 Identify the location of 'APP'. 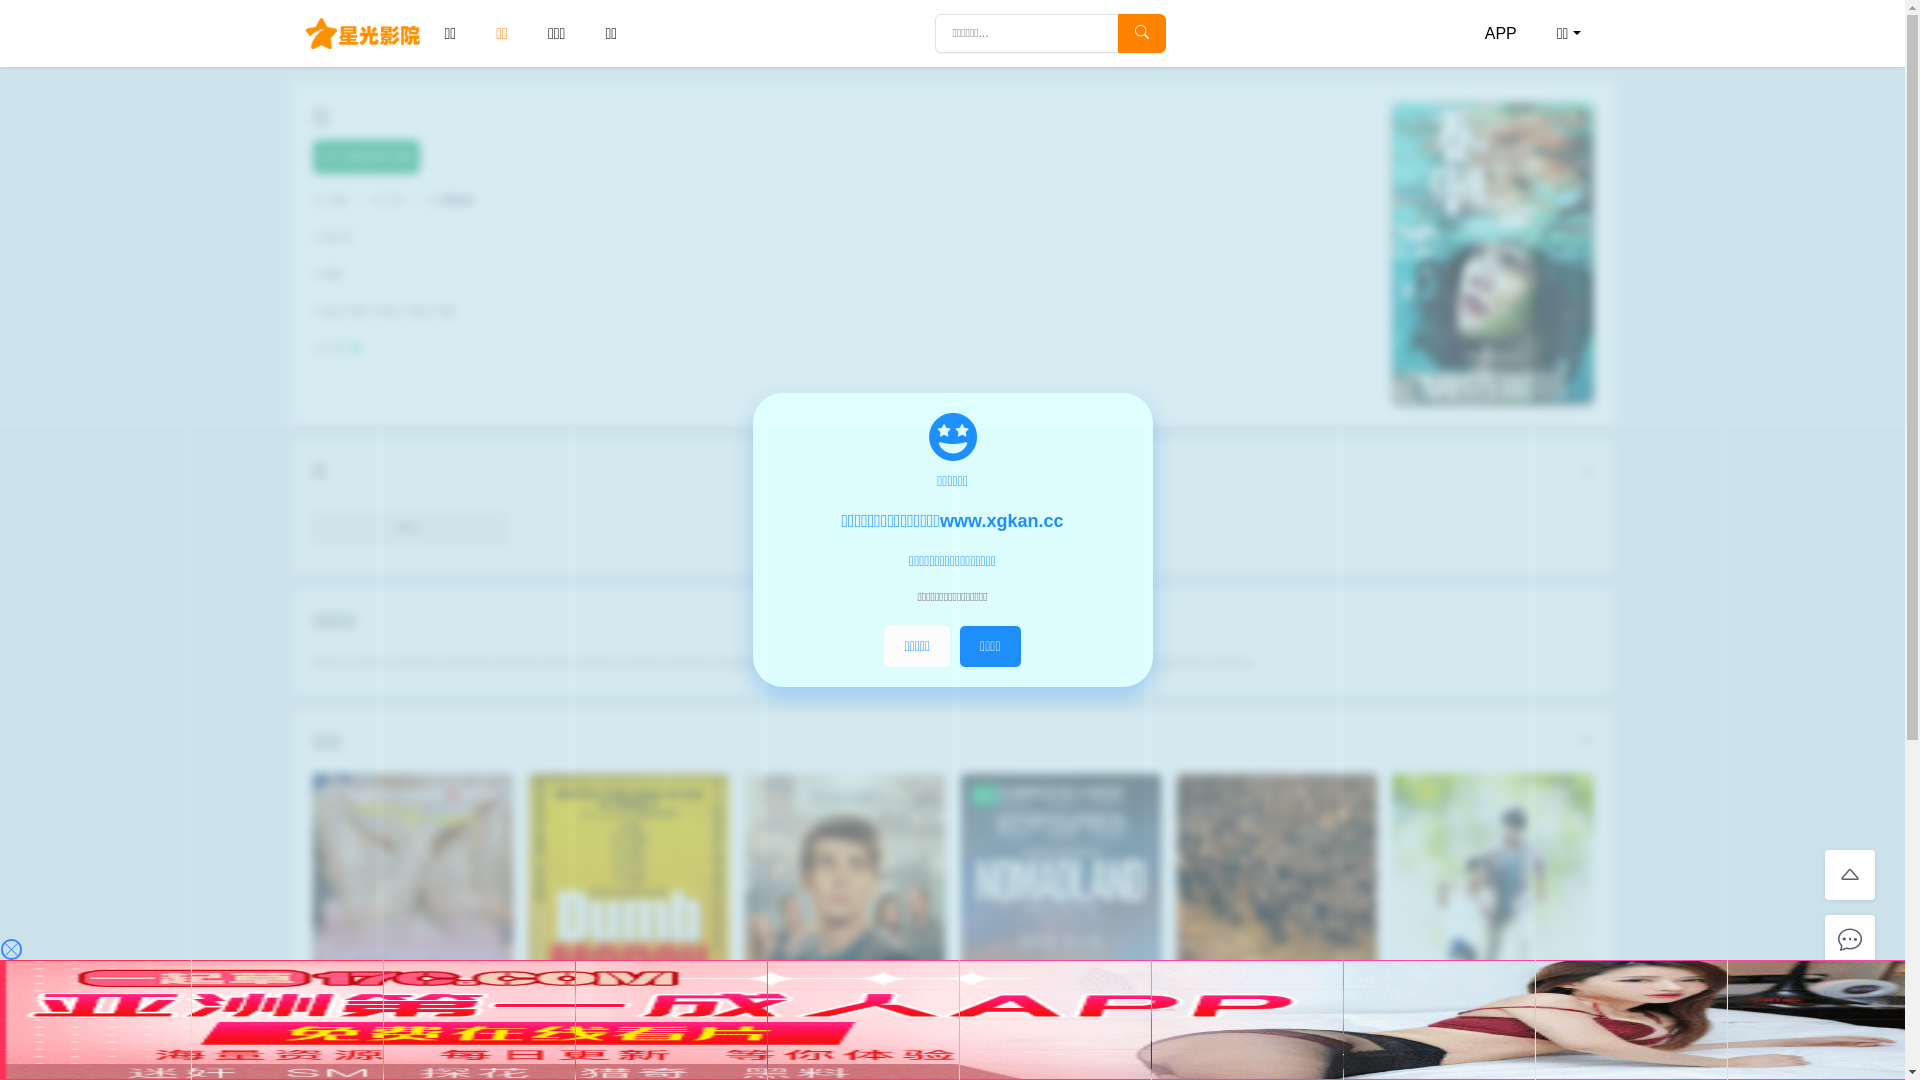
(1501, 34).